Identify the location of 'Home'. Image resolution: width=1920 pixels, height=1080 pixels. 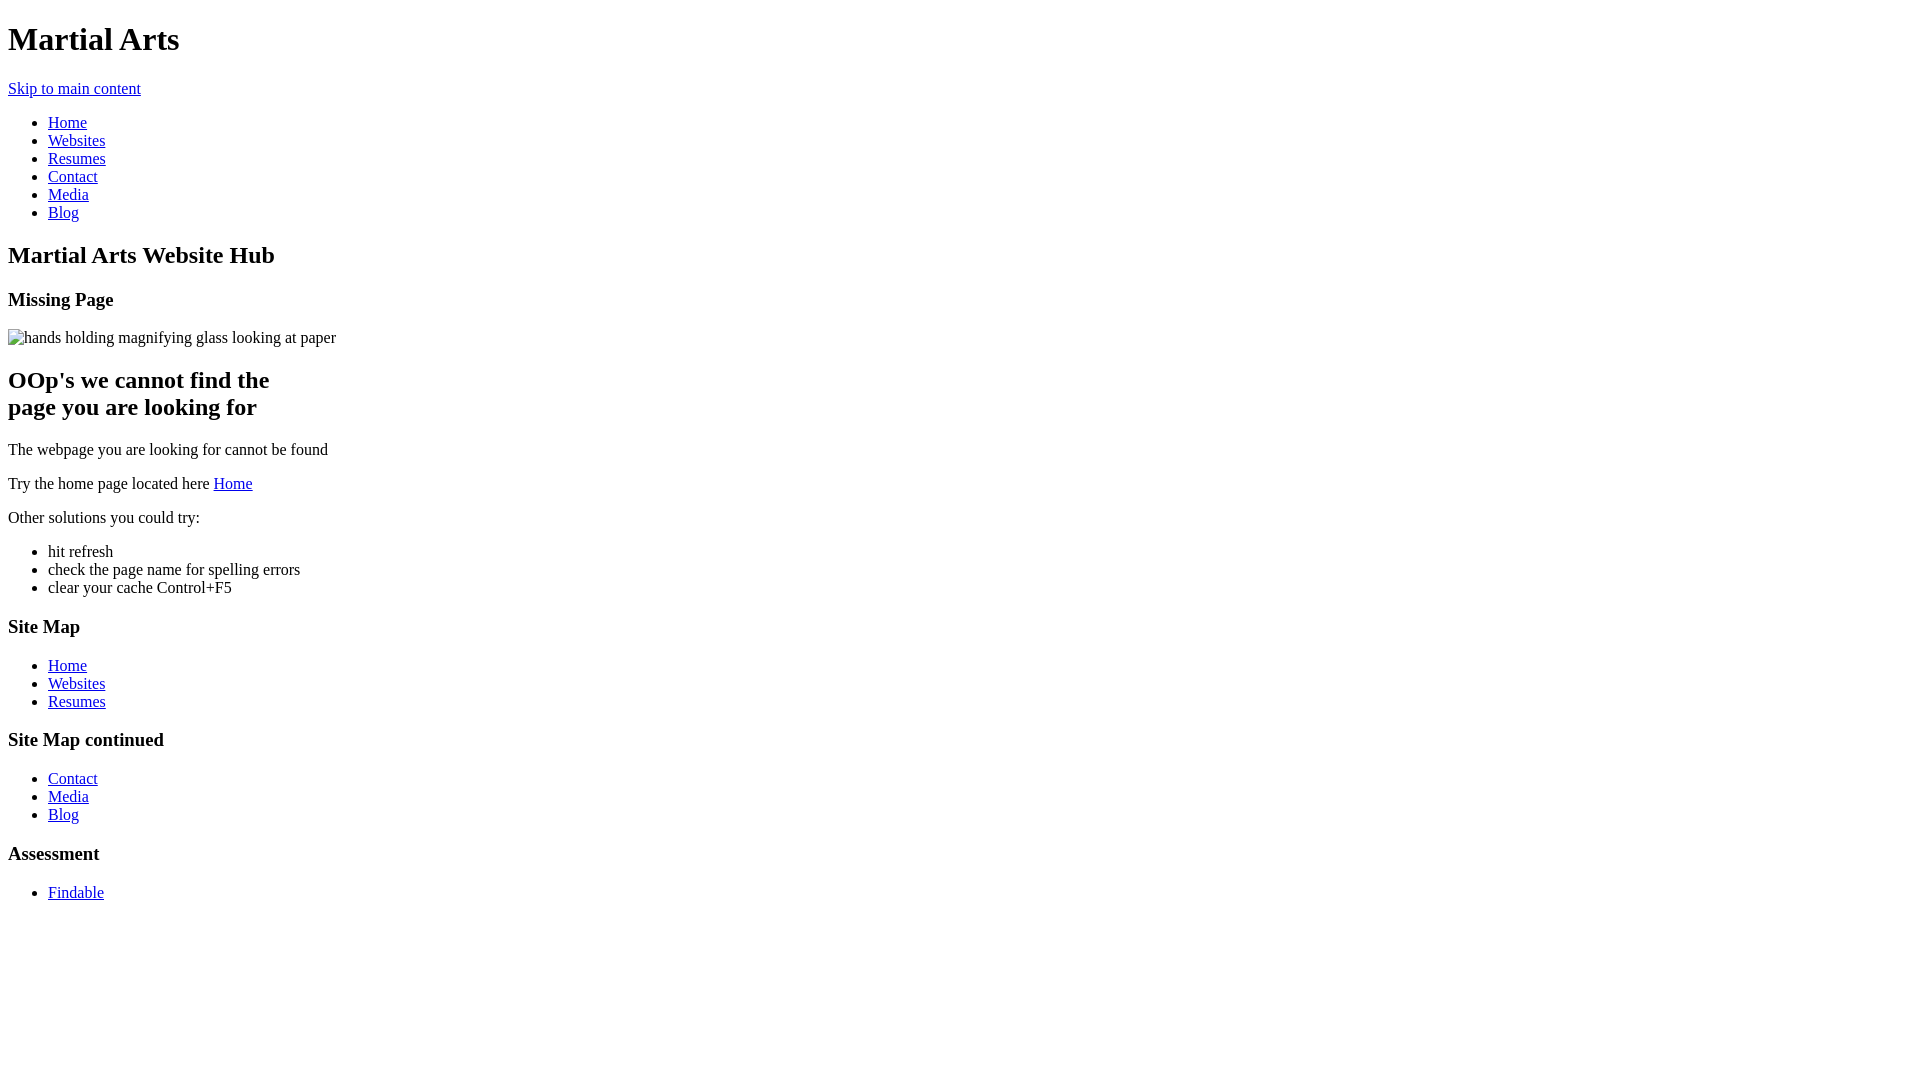
(67, 122).